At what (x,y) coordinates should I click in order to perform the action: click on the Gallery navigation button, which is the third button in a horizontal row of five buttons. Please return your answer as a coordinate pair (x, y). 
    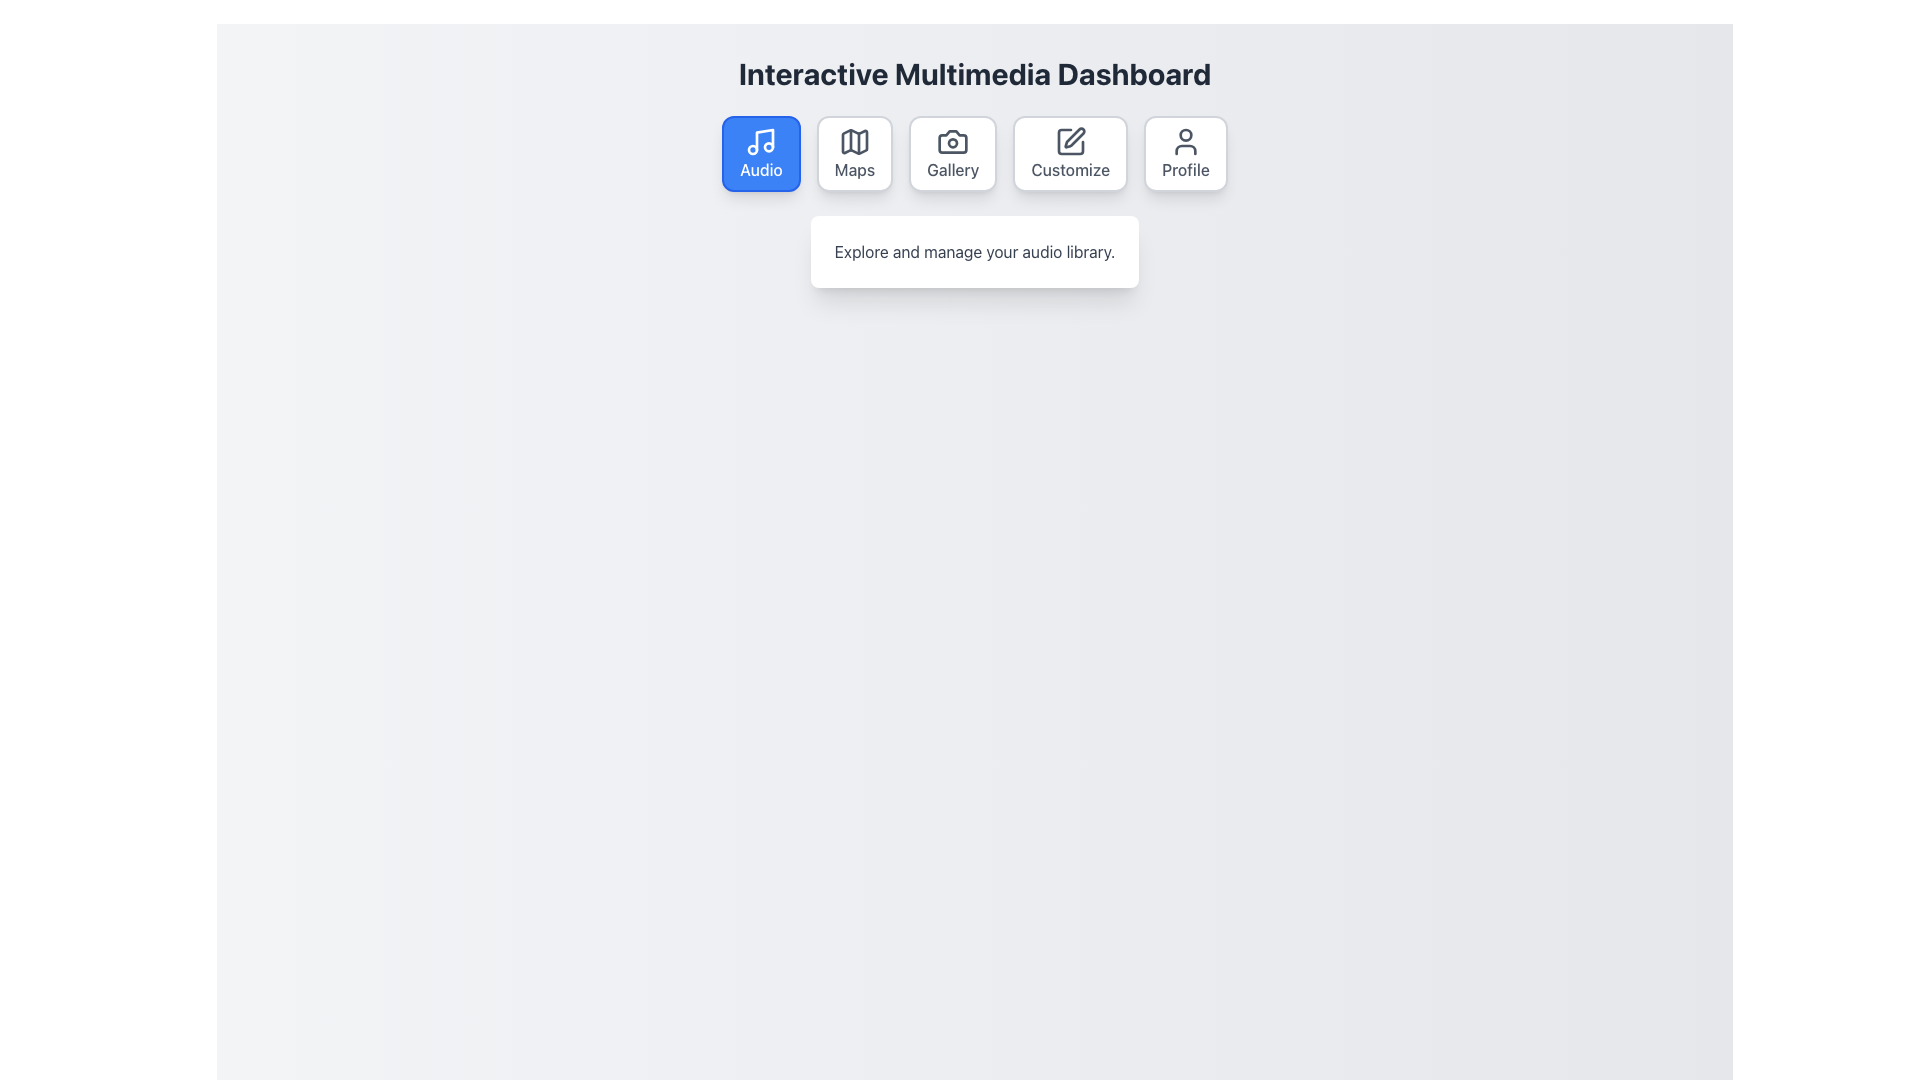
    Looking at the image, I should click on (952, 153).